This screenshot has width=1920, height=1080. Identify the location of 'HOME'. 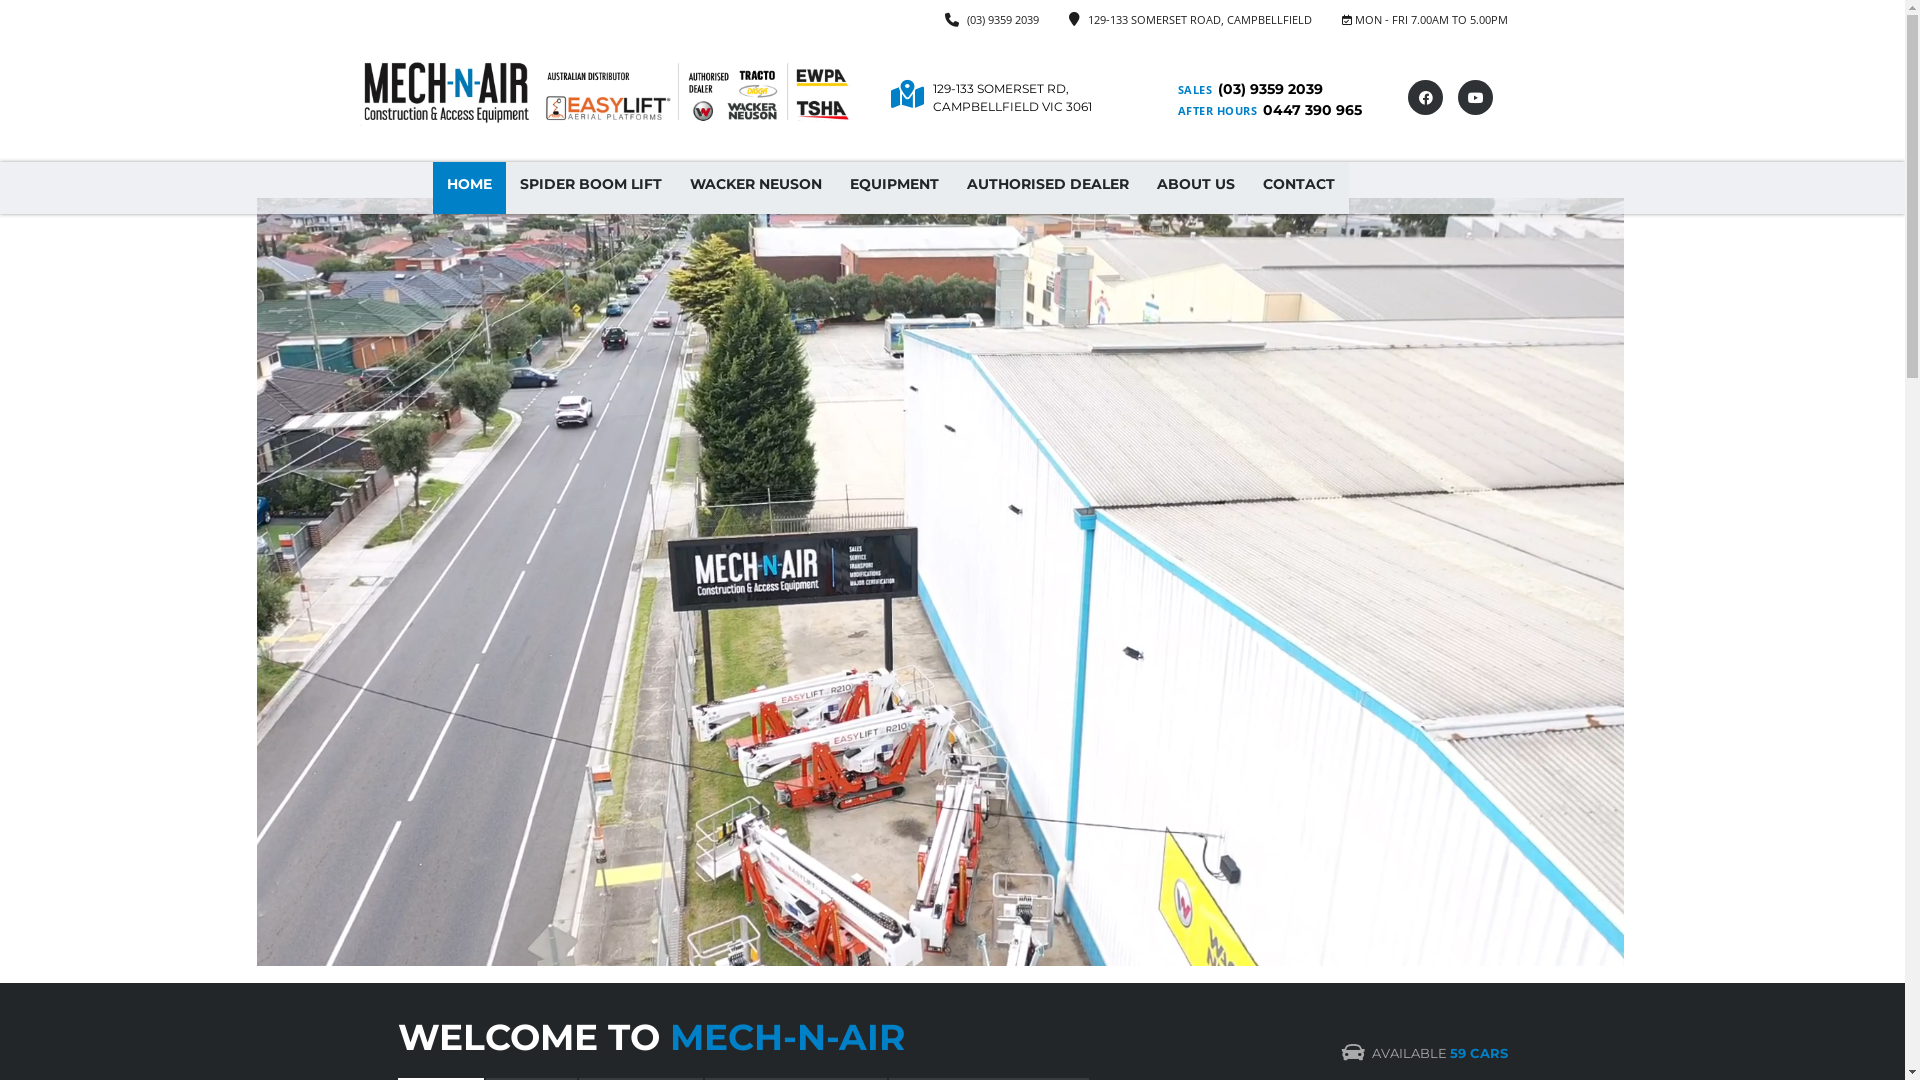
(467, 188).